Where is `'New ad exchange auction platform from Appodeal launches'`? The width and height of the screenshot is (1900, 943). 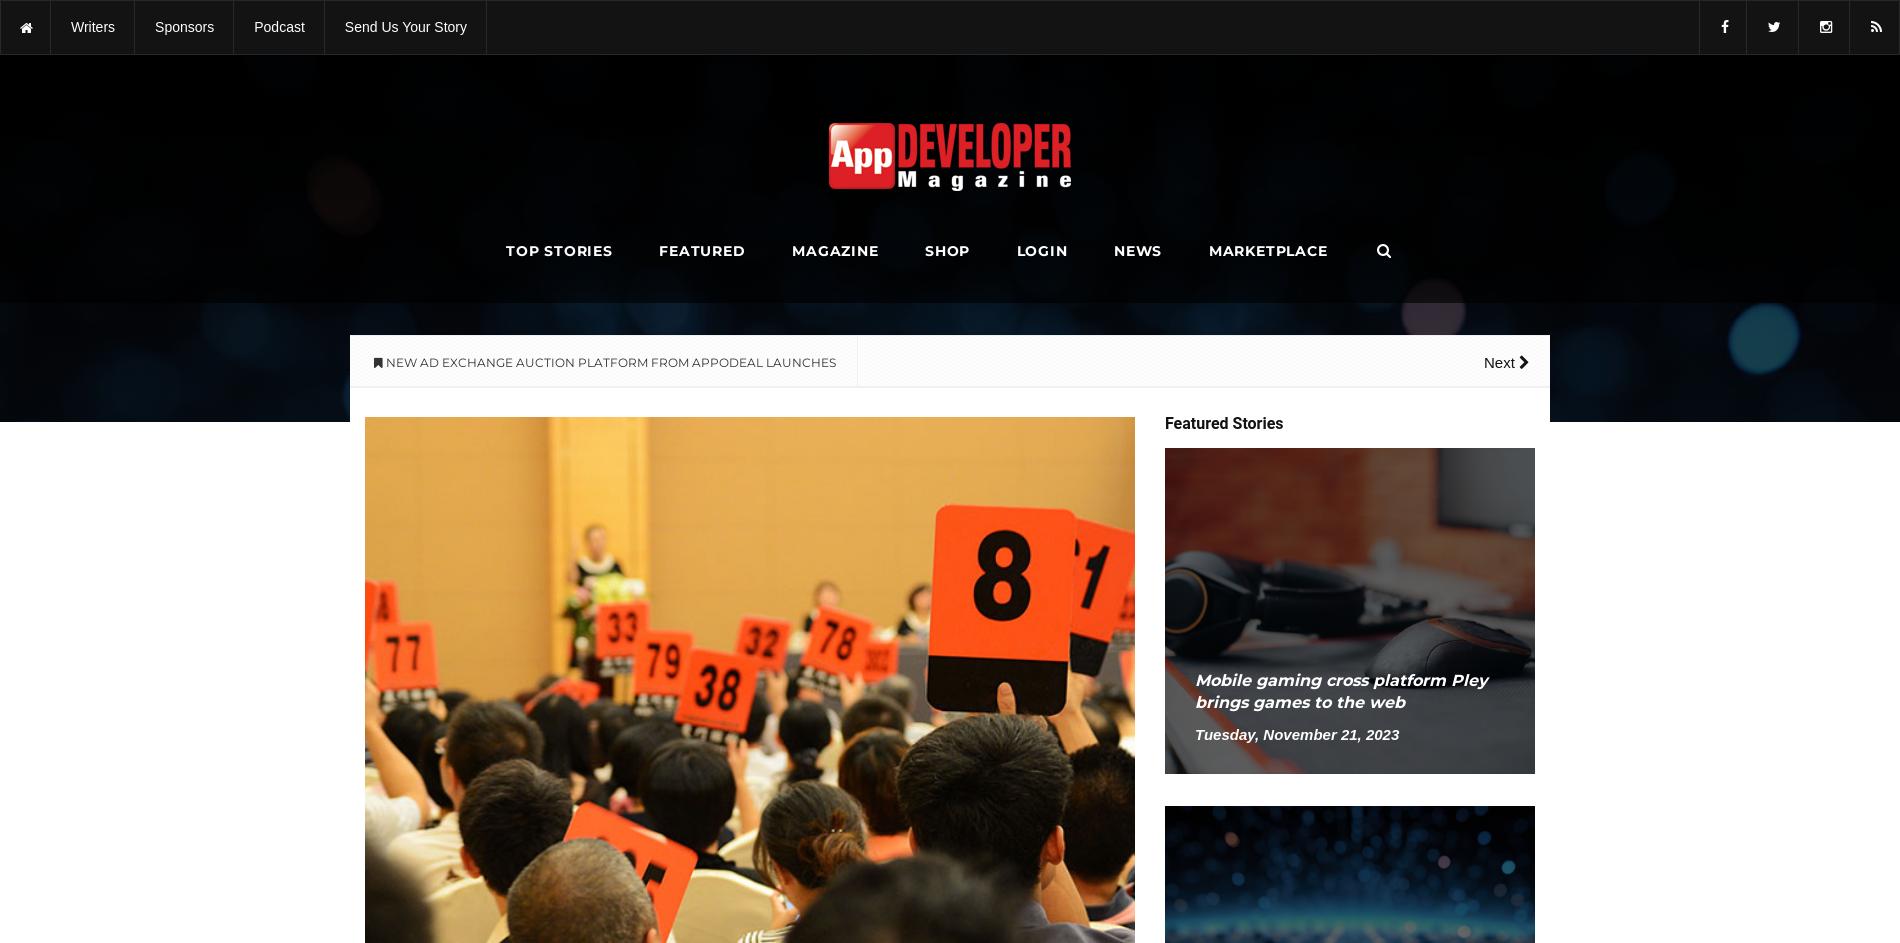 'New ad exchange auction platform from Appodeal launches' is located at coordinates (184, 11).